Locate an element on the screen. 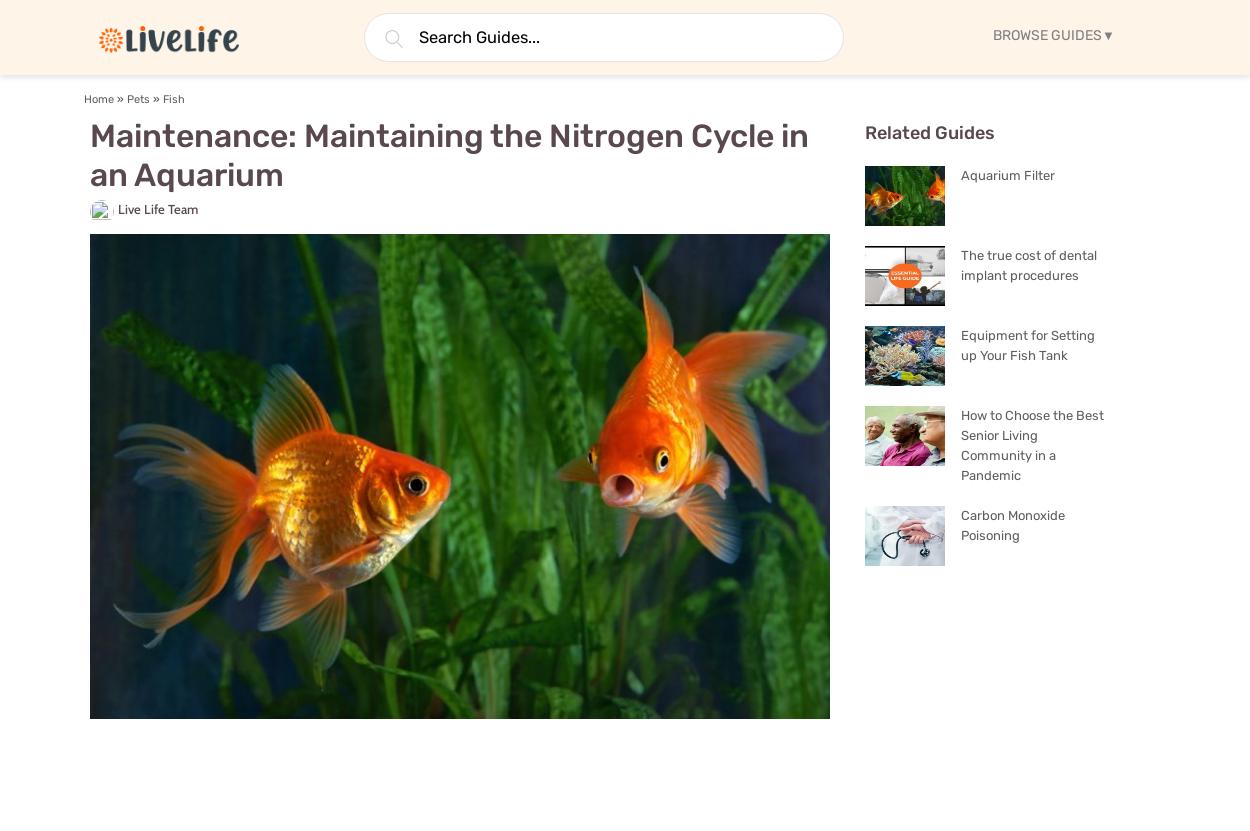 This screenshot has width=1250, height=831. 'How to Choose the Best Senior Living Community in a Pandemic' is located at coordinates (1032, 444).